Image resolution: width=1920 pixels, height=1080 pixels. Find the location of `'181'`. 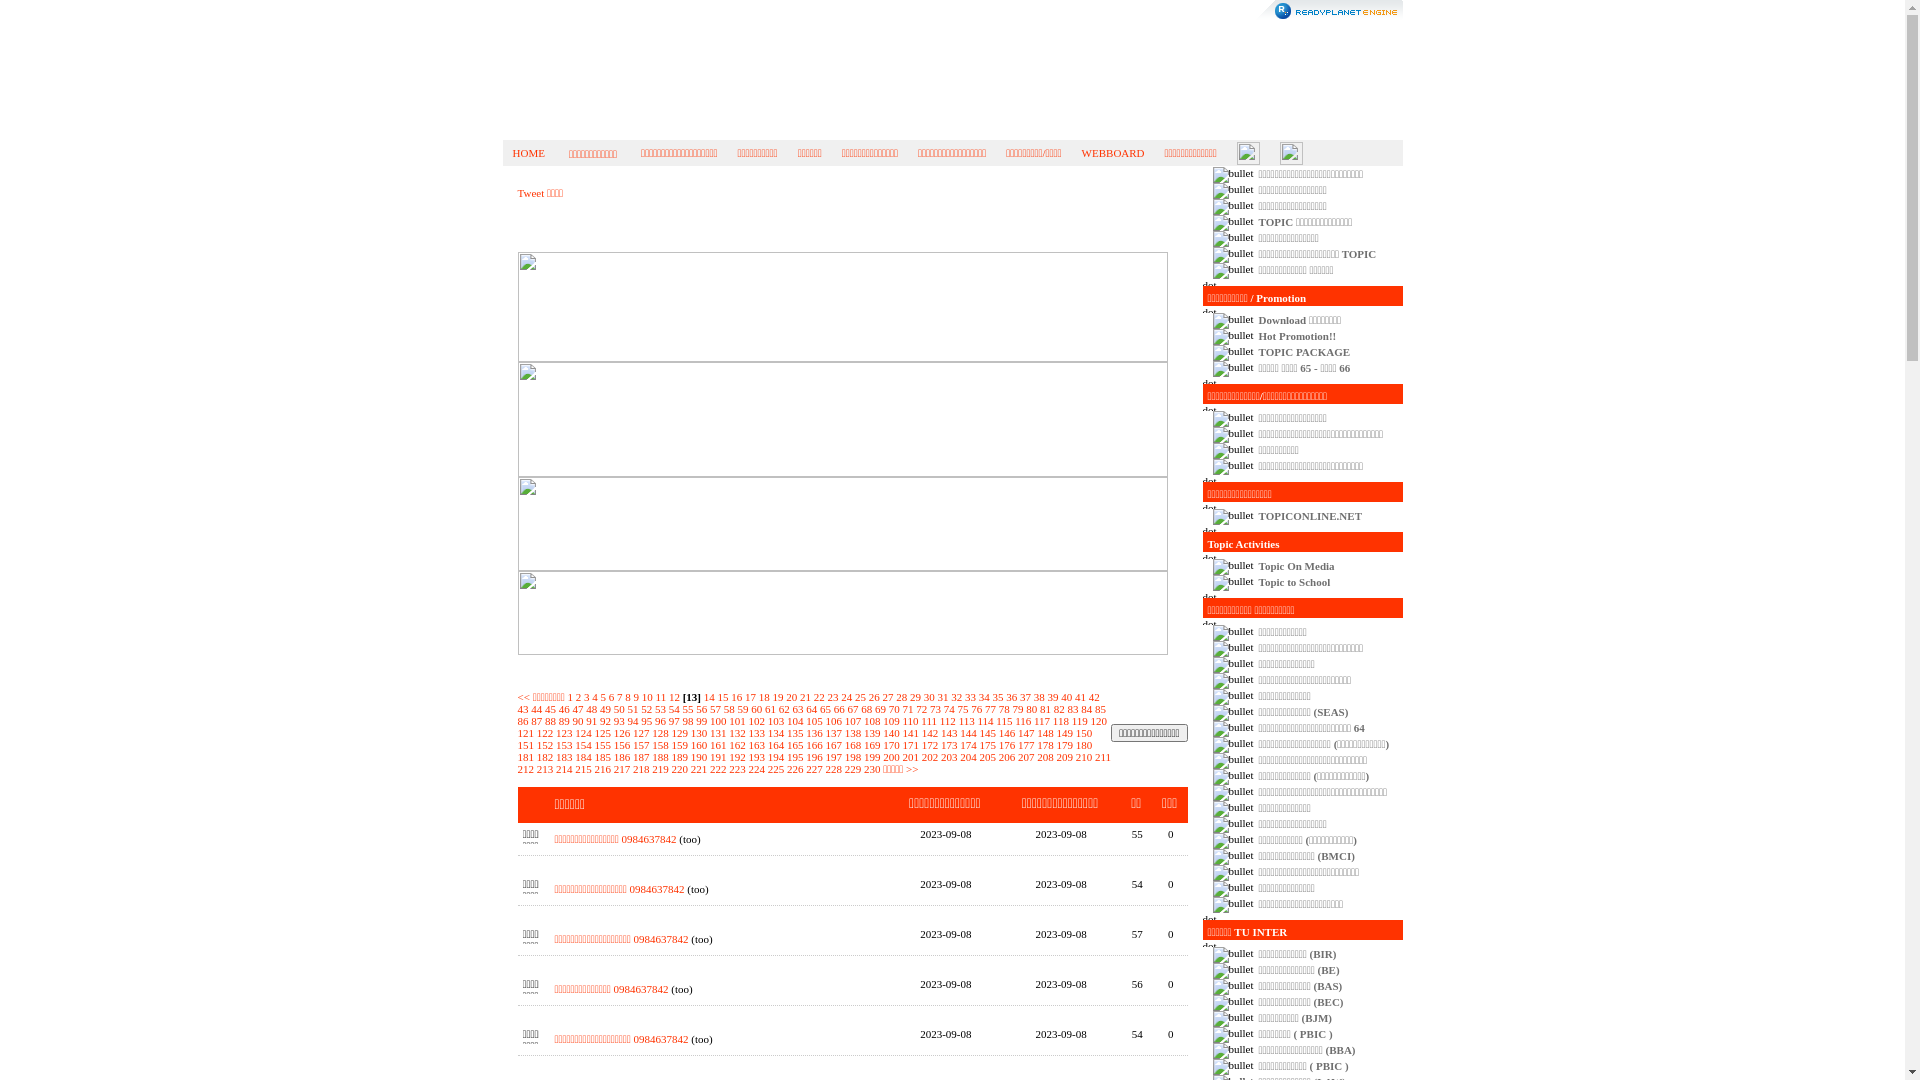

'181' is located at coordinates (526, 756).